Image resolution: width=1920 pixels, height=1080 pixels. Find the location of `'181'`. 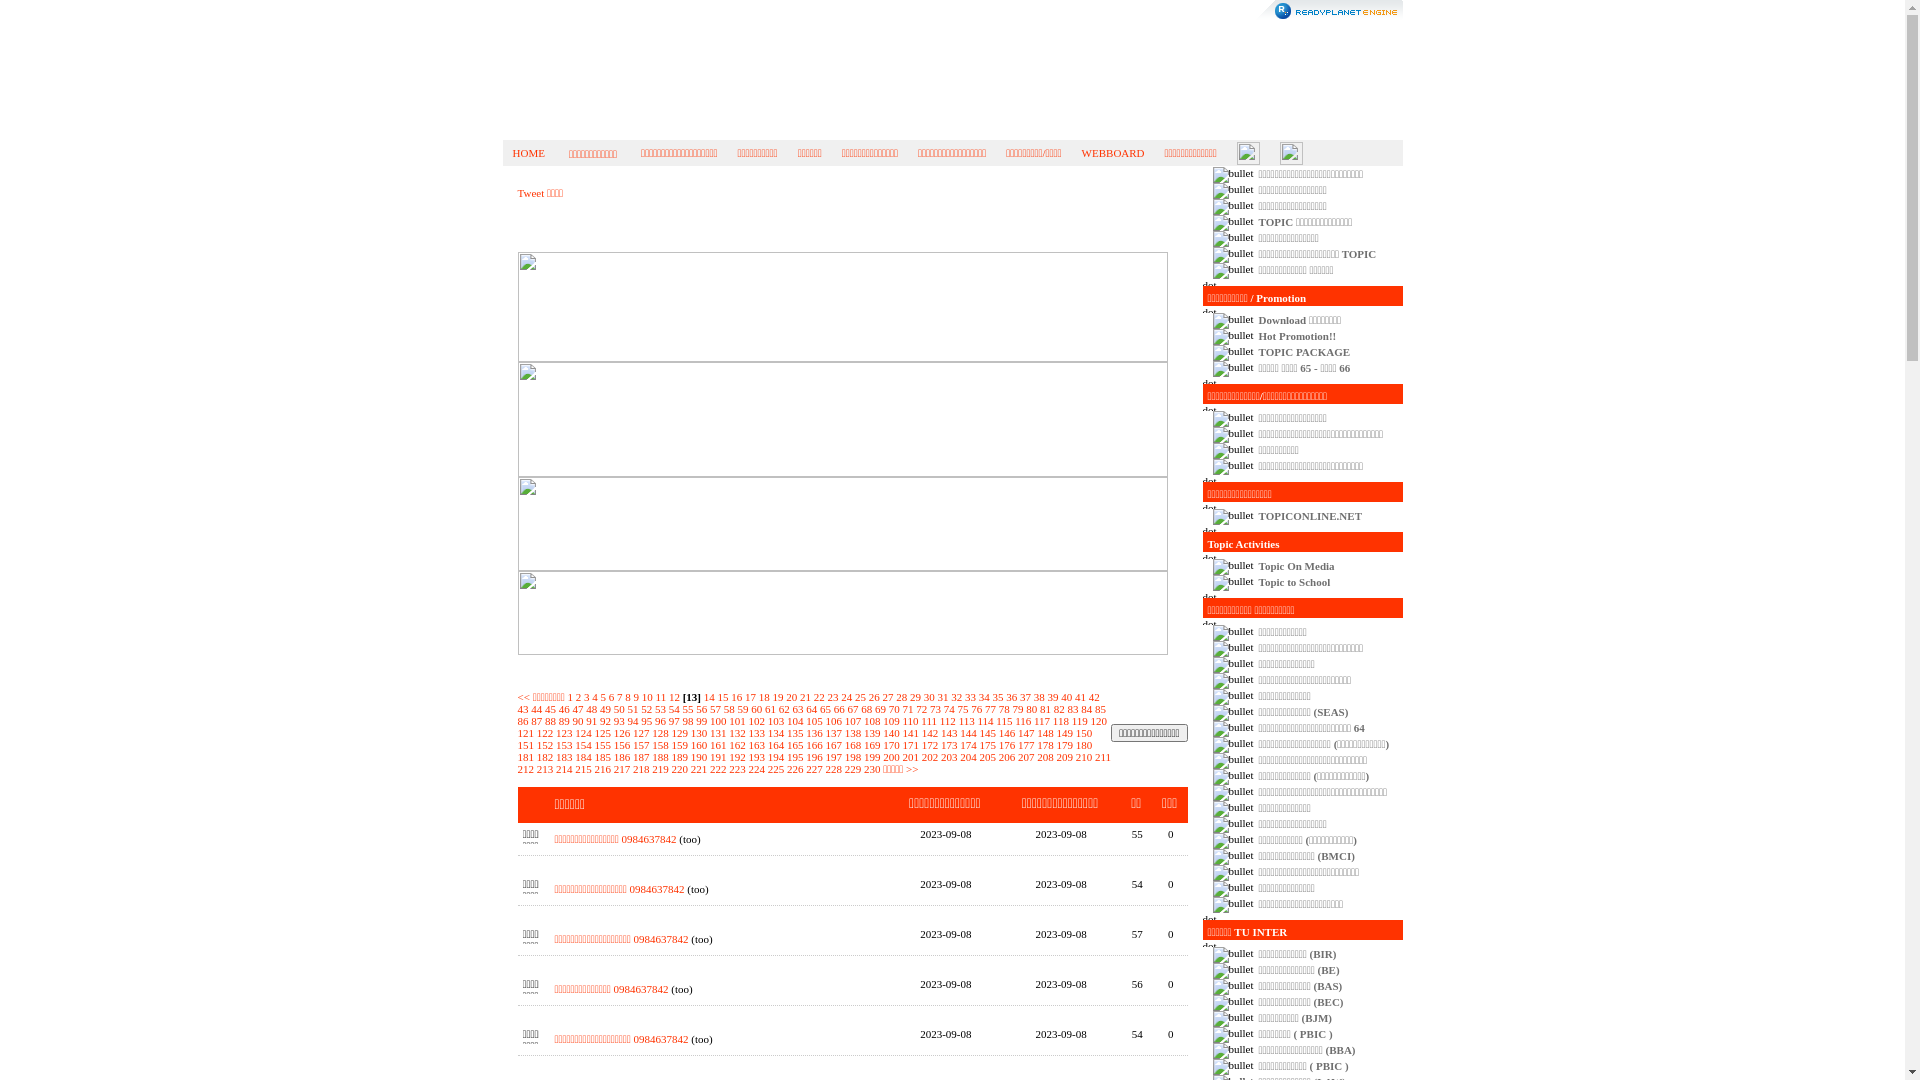

'181' is located at coordinates (526, 756).